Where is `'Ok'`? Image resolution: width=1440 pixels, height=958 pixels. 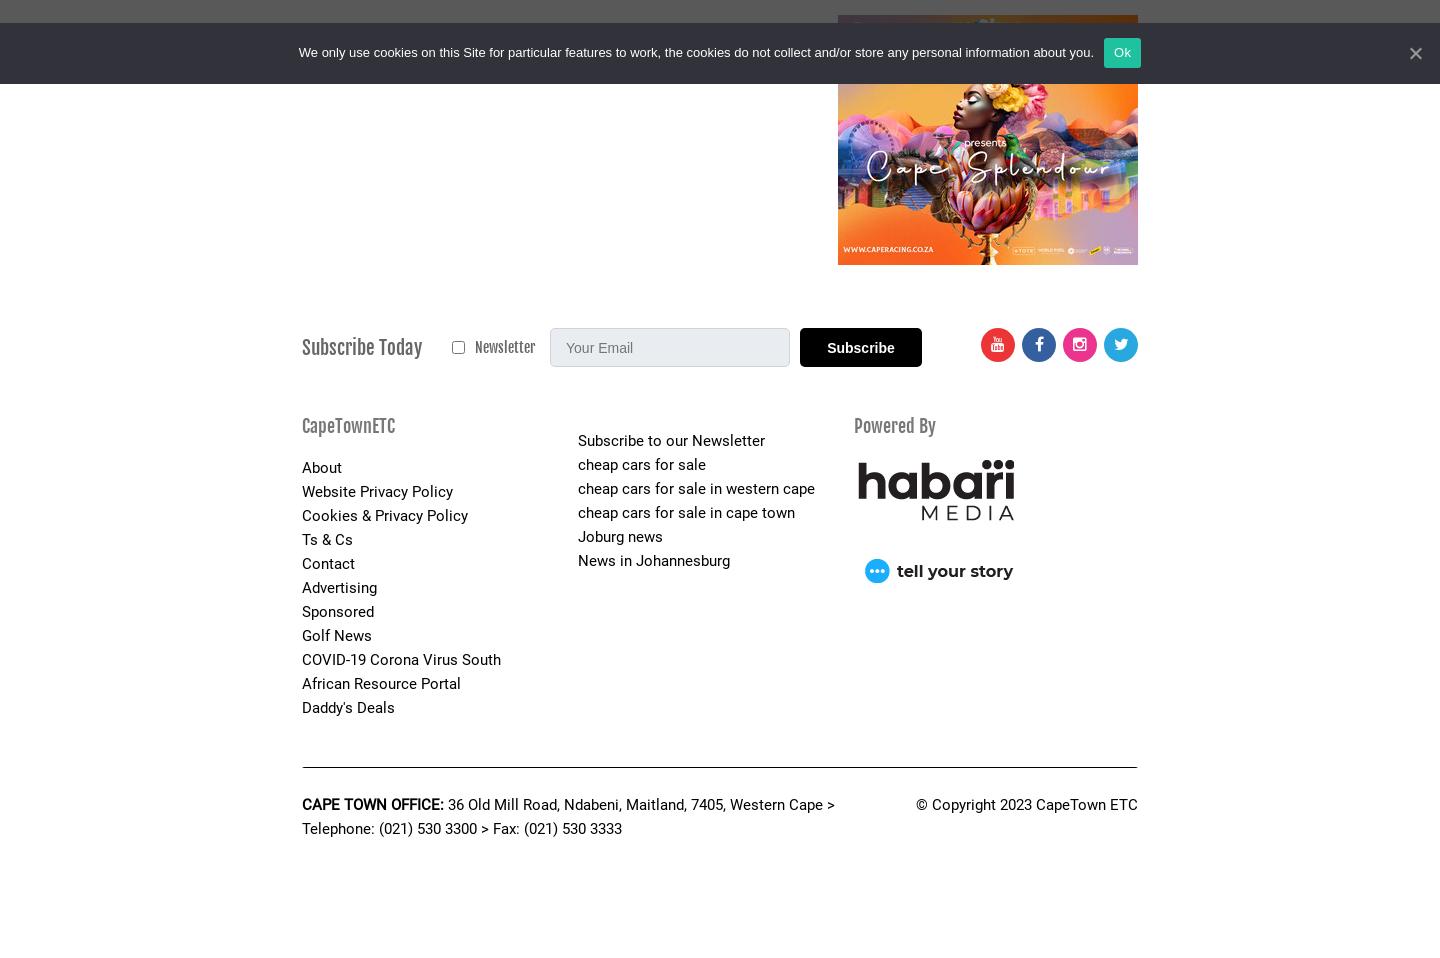
'Ok' is located at coordinates (1121, 51).